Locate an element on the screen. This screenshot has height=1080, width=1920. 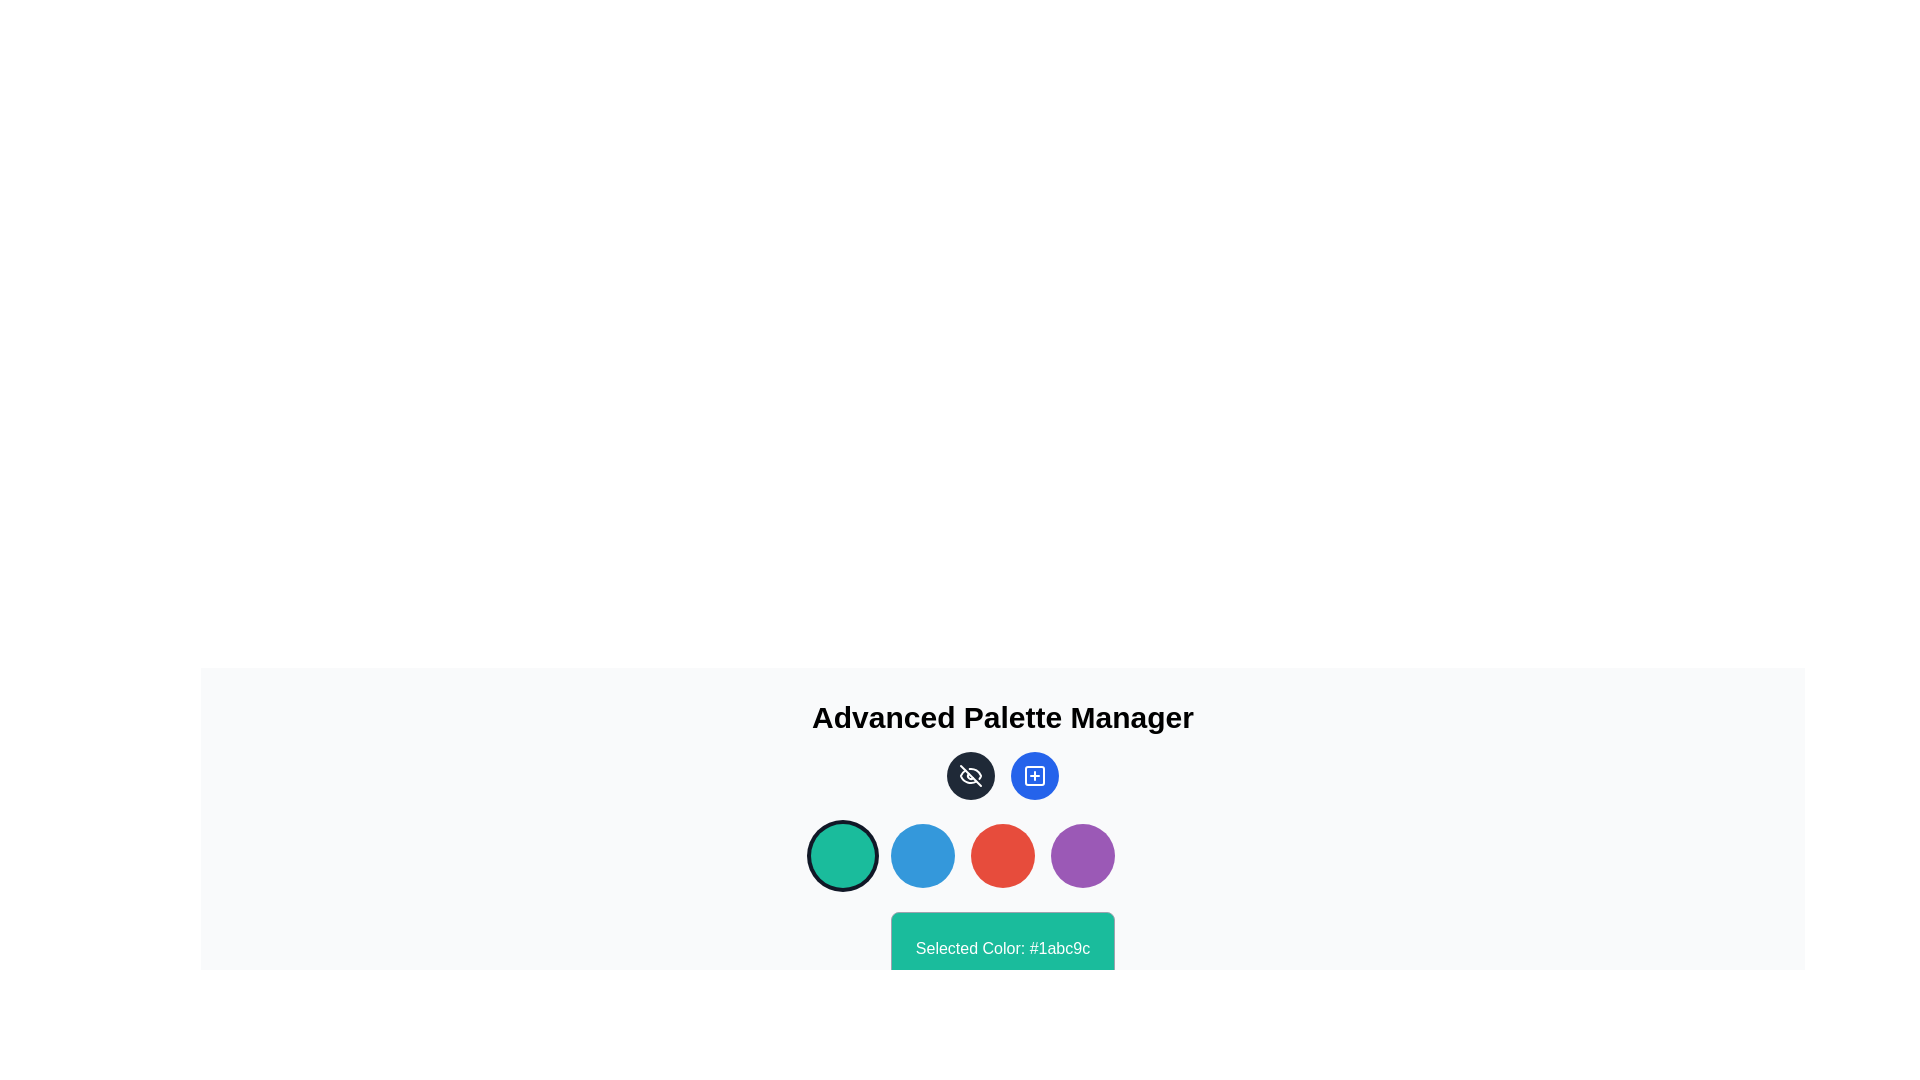
the first circular button with a teal background located at the far left of the row of buttons in the bottom section of the interface is located at coordinates (843, 855).